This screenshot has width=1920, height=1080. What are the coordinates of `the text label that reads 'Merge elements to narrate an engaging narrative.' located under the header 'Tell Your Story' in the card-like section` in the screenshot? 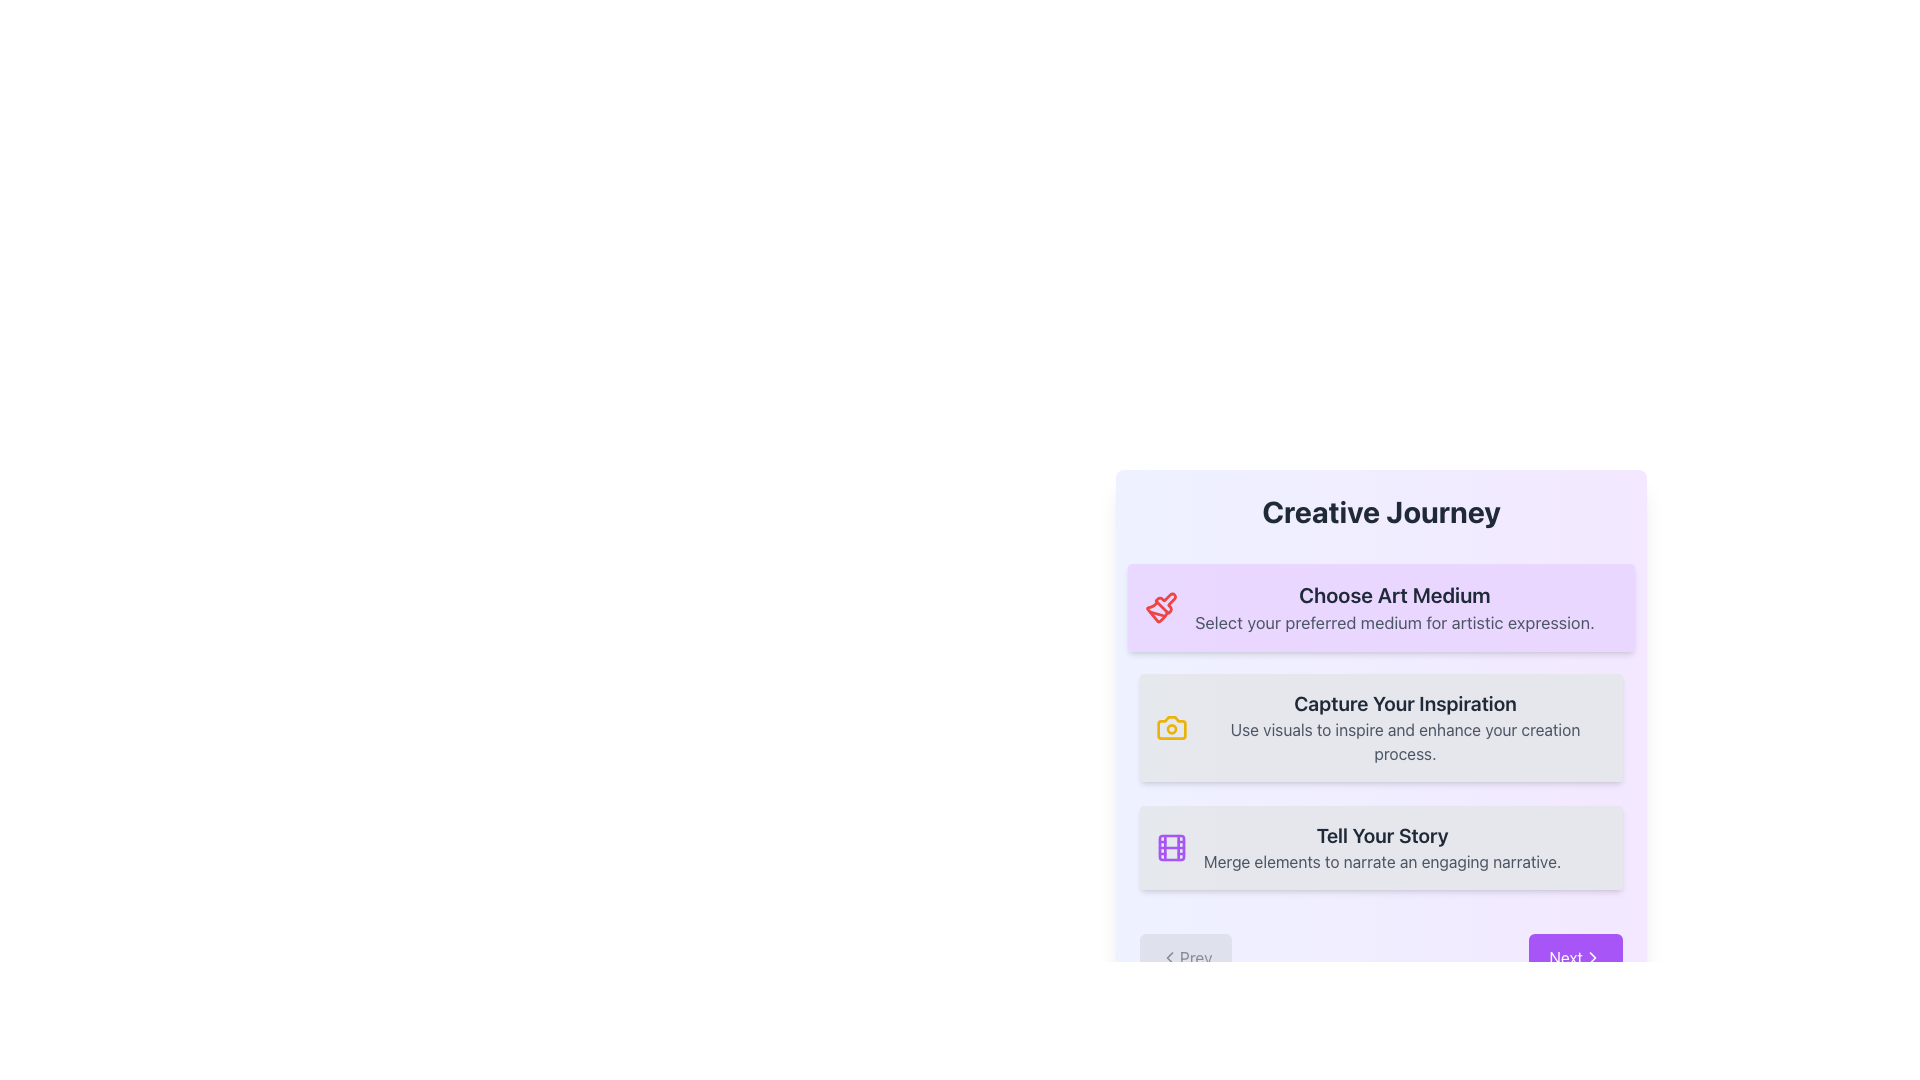 It's located at (1381, 860).